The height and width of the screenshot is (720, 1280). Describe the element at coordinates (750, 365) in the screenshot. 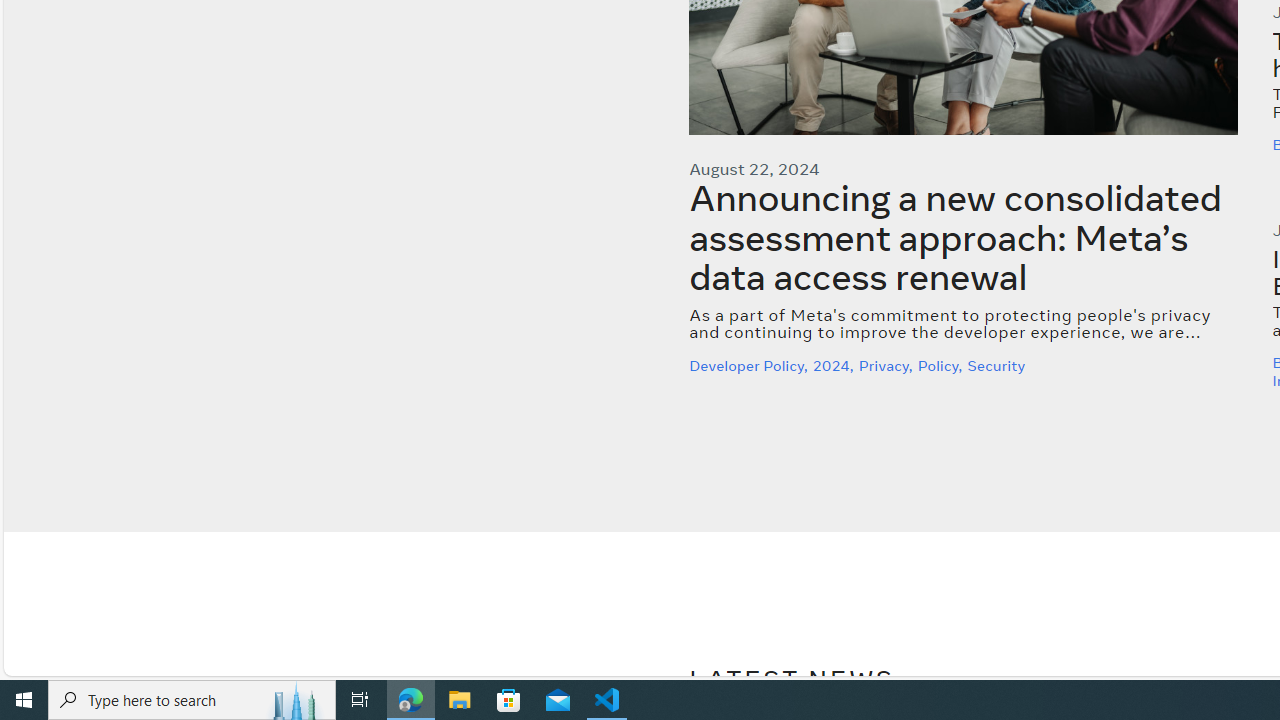

I see `'Developer Policy,'` at that location.